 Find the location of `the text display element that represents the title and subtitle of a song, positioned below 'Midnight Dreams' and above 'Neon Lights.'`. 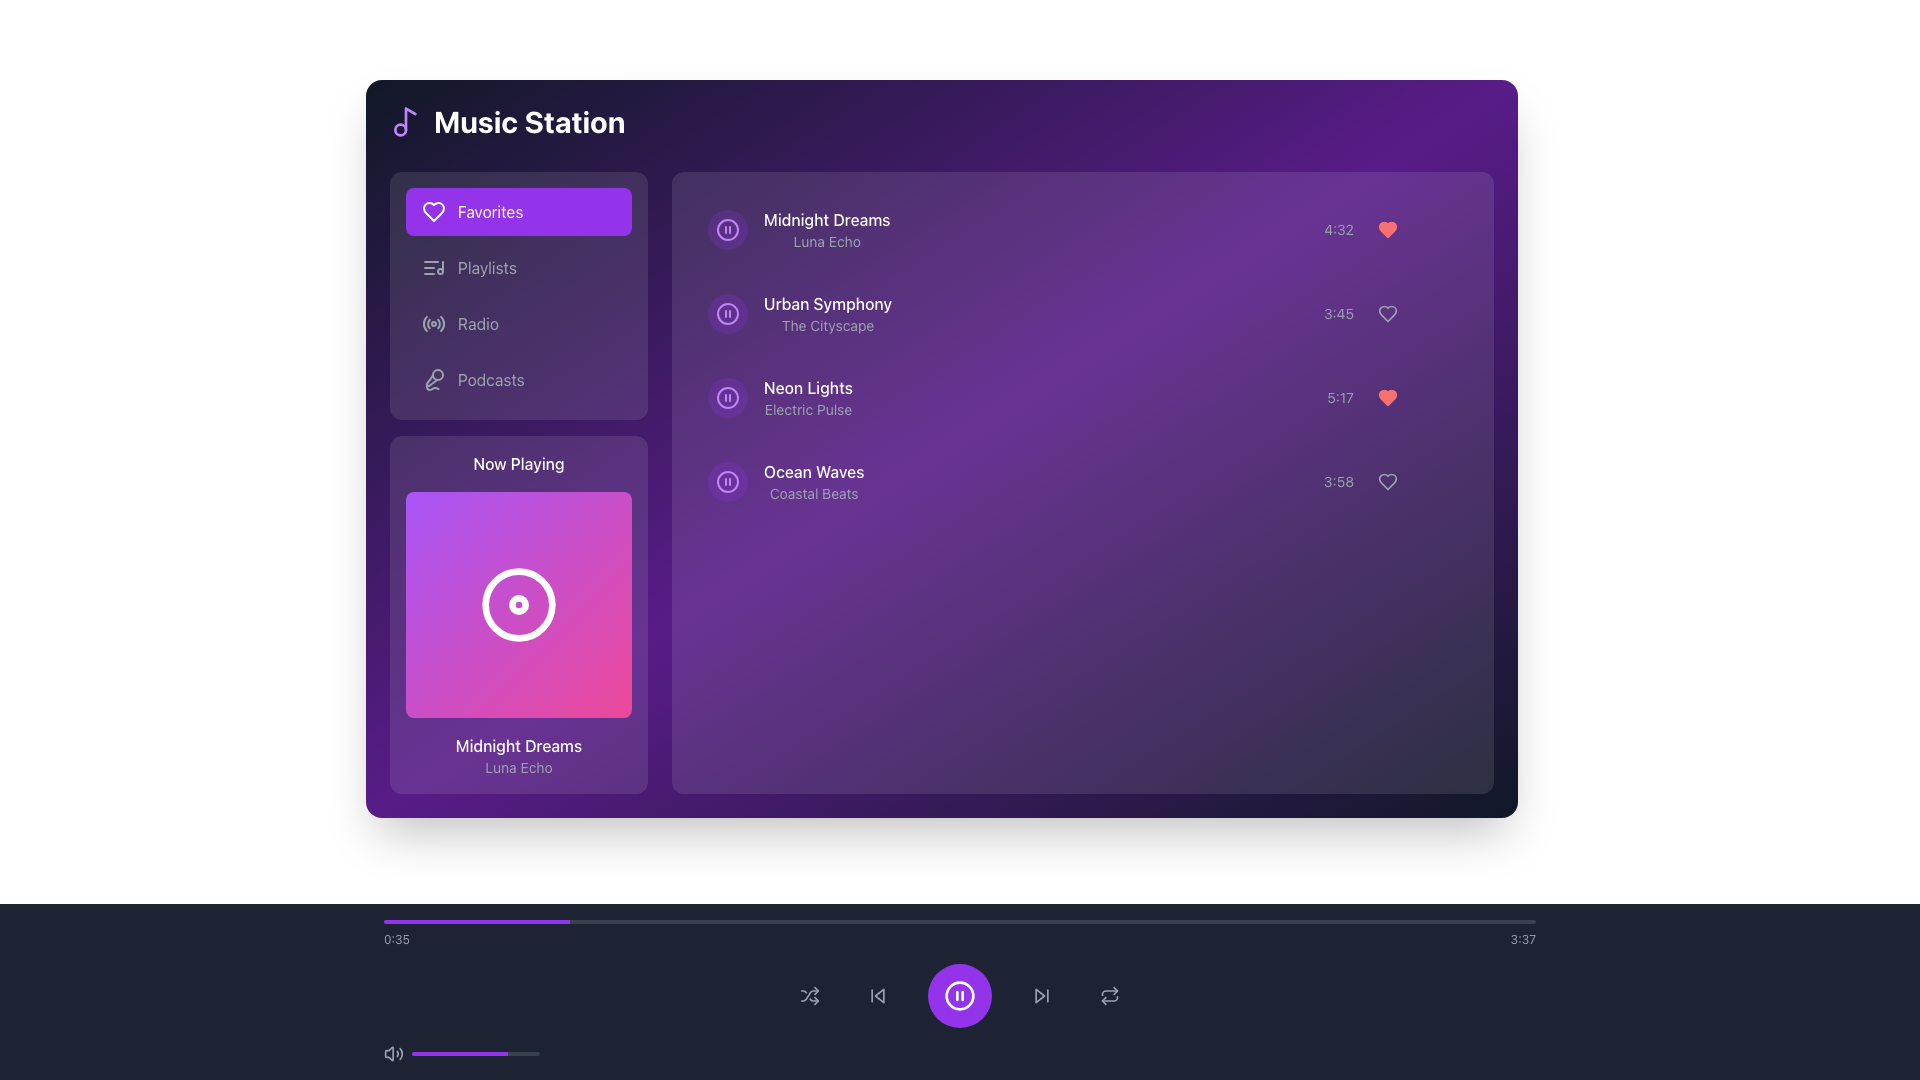

the text display element that represents the title and subtitle of a song, positioned below 'Midnight Dreams' and above 'Neon Lights.' is located at coordinates (800, 313).